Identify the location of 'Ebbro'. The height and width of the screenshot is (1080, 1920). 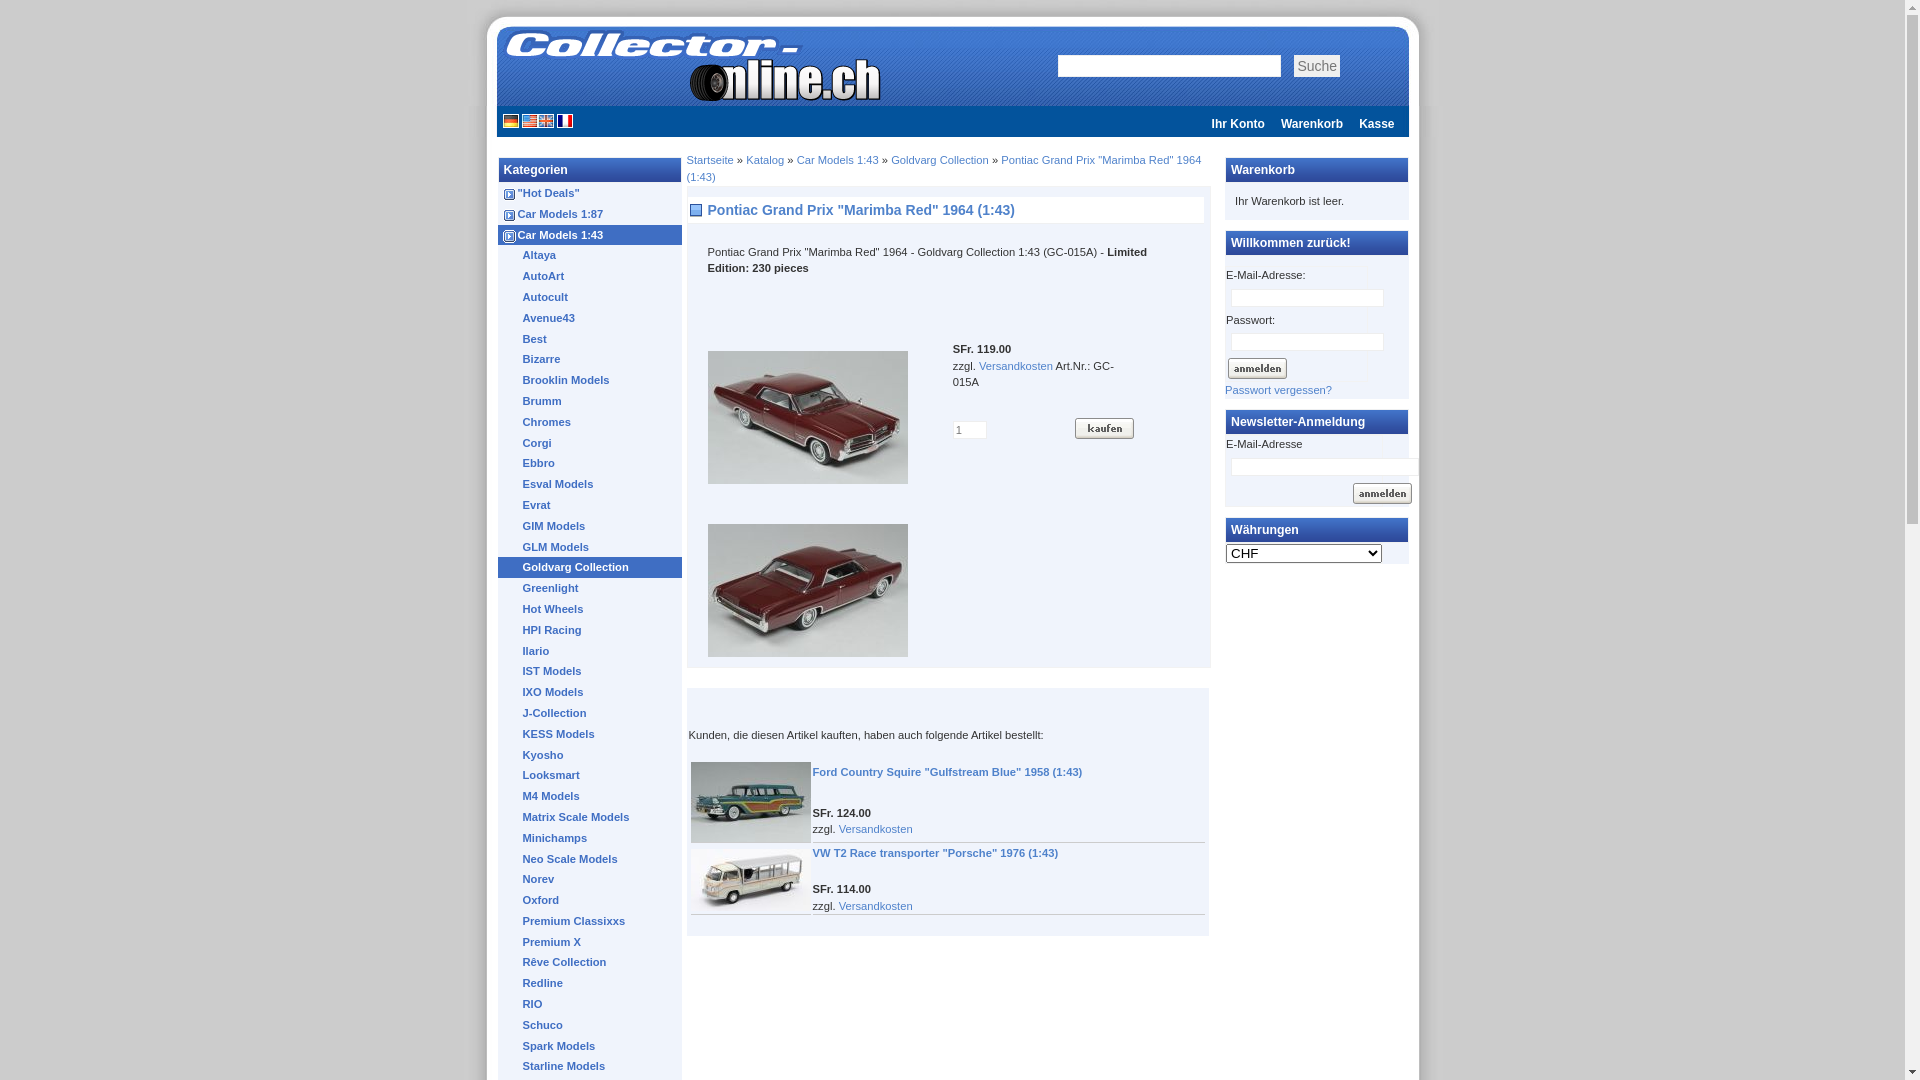
(592, 463).